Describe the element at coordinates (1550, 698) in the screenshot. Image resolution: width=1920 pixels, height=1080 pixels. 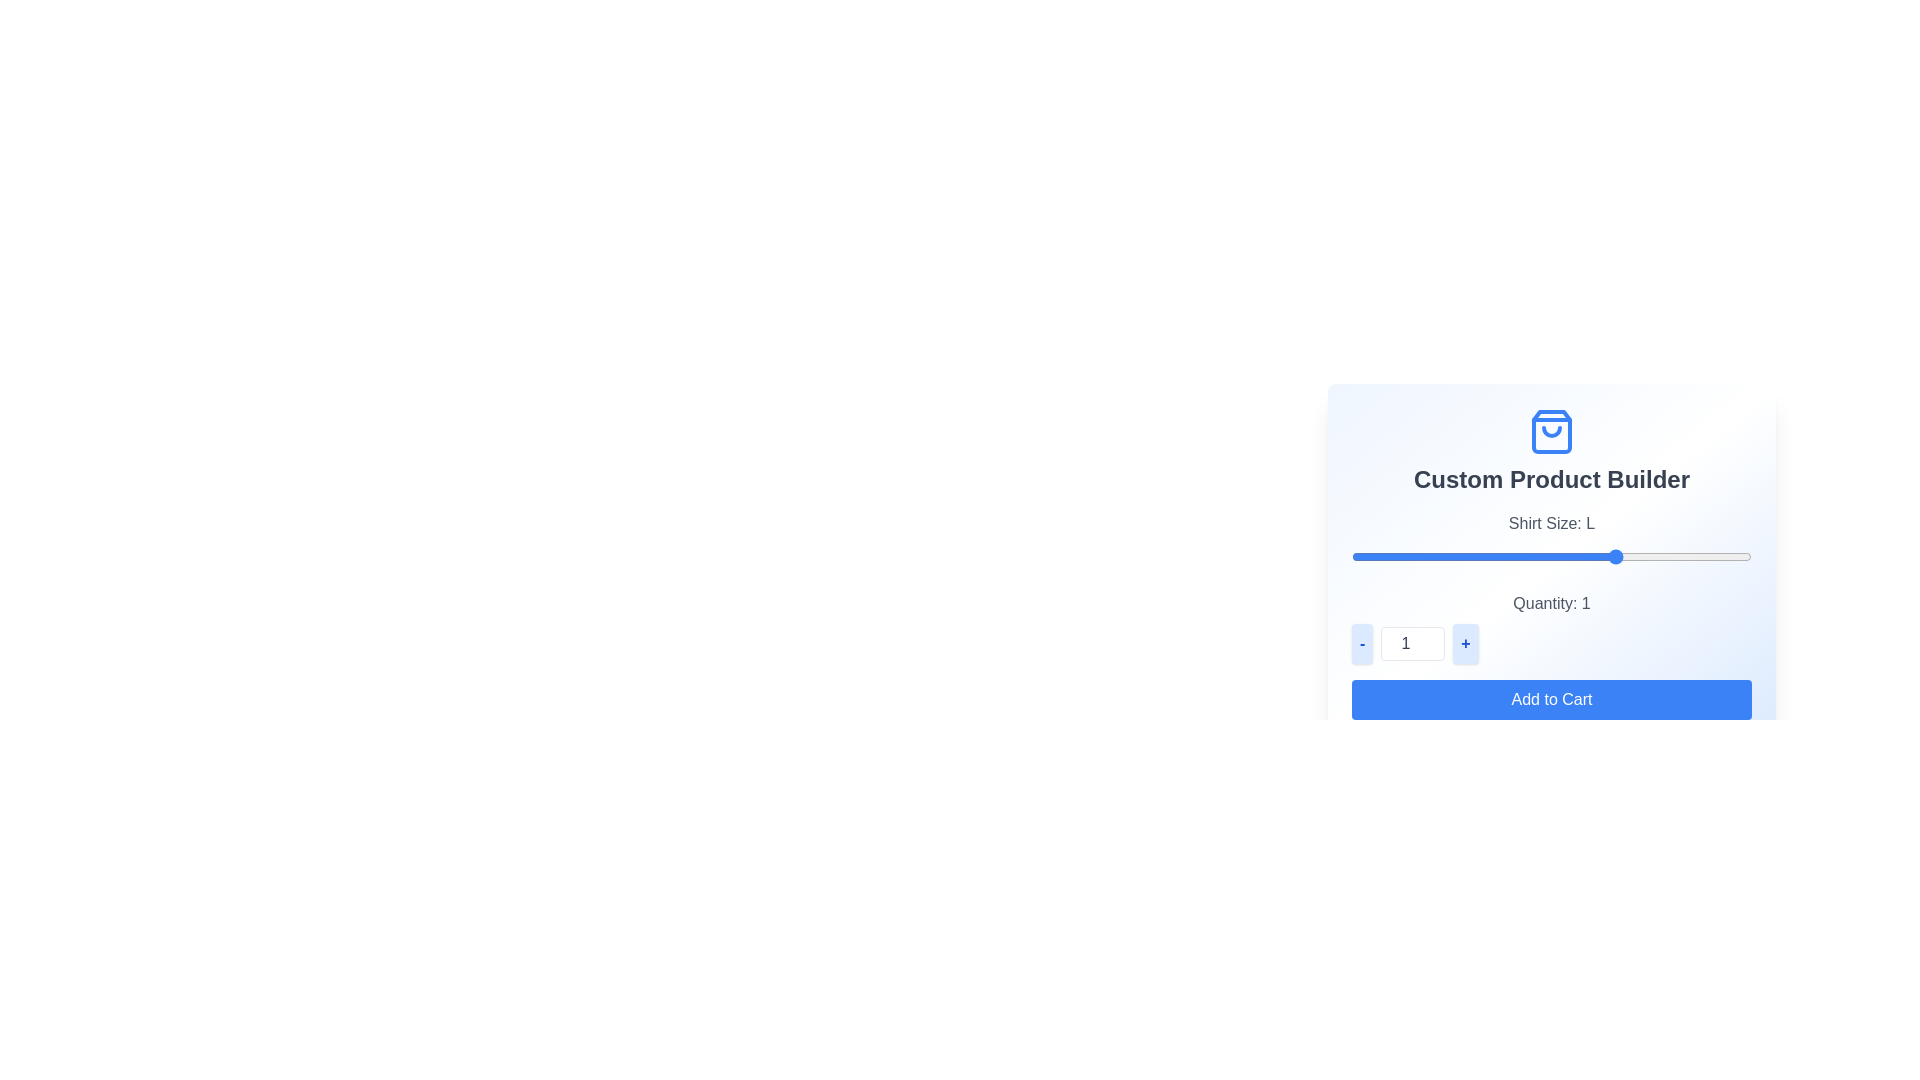
I see `the 'Add to Cart' button, which is a blue rectangular button with white text and rounded corners, located at the bottom of the 'Custom Product Builder' section` at that location.